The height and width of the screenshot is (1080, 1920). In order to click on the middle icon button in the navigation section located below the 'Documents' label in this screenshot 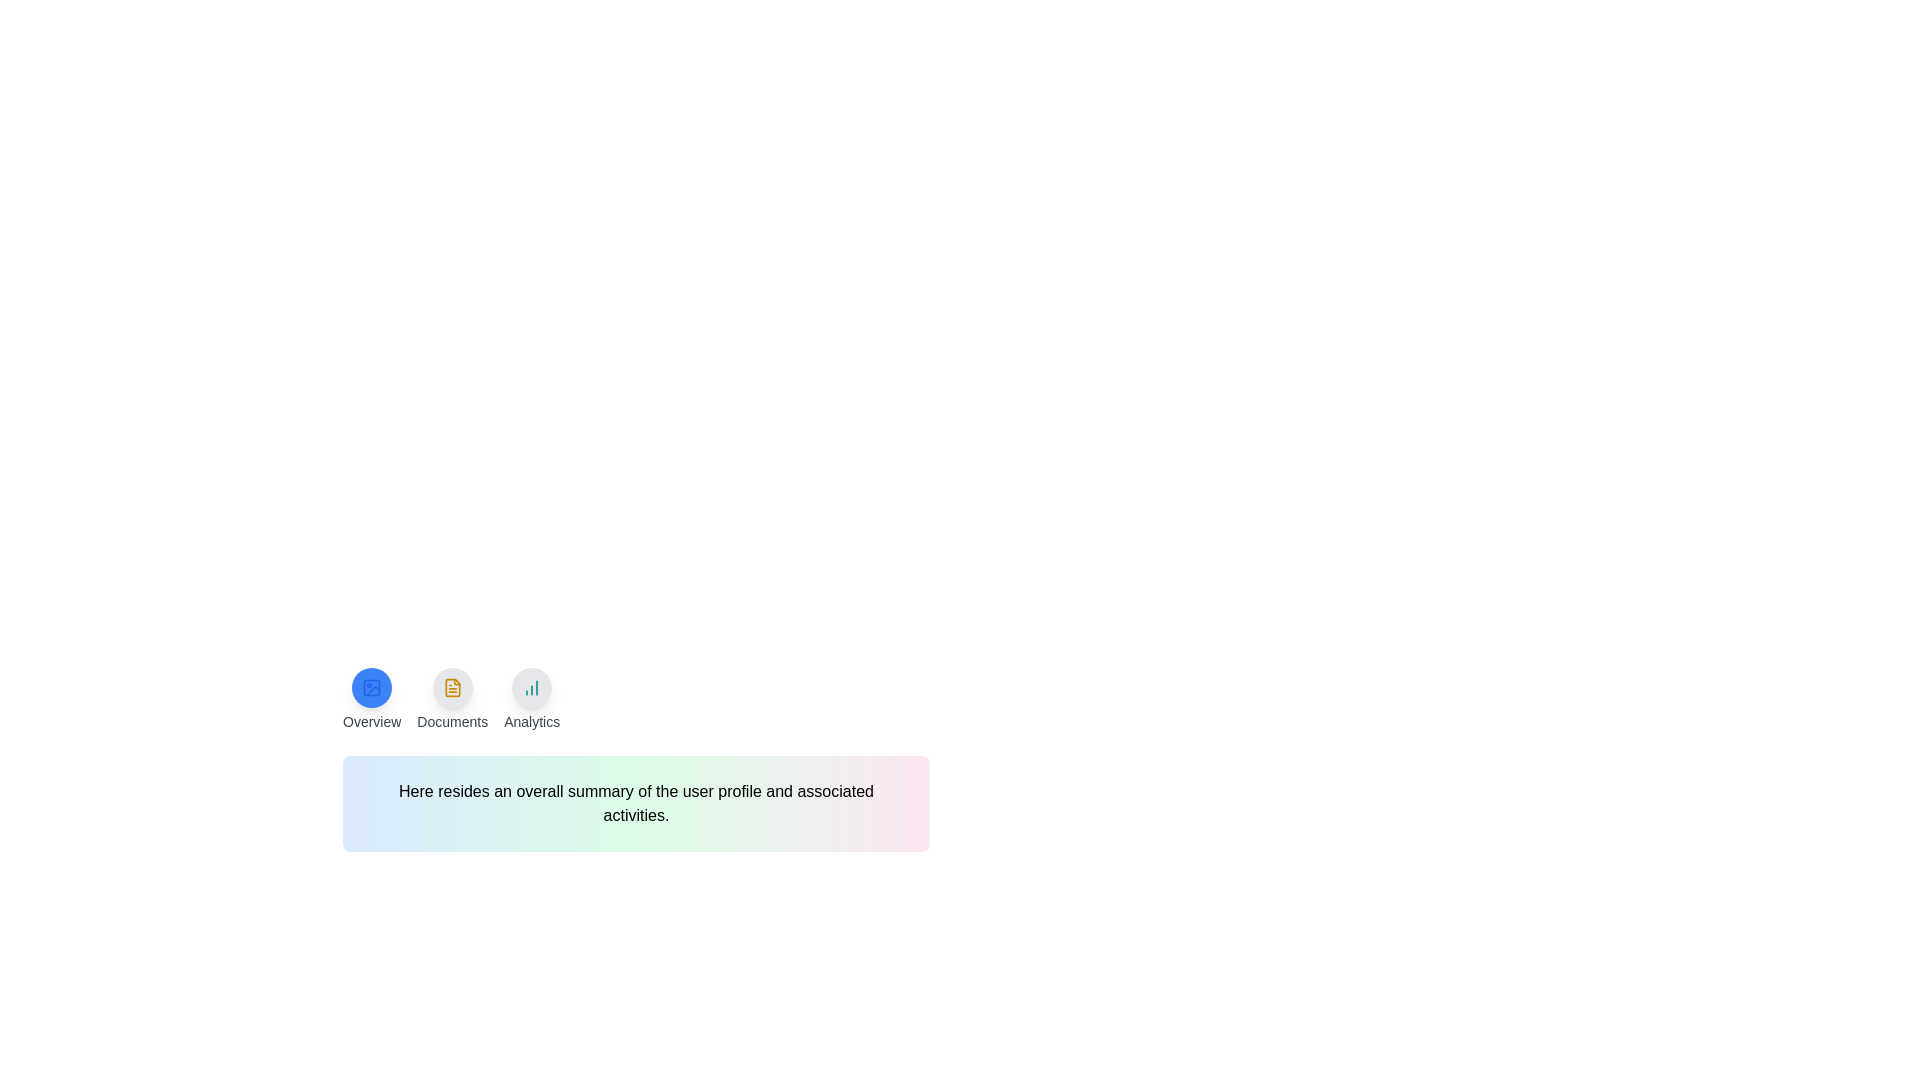, I will do `click(451, 686)`.